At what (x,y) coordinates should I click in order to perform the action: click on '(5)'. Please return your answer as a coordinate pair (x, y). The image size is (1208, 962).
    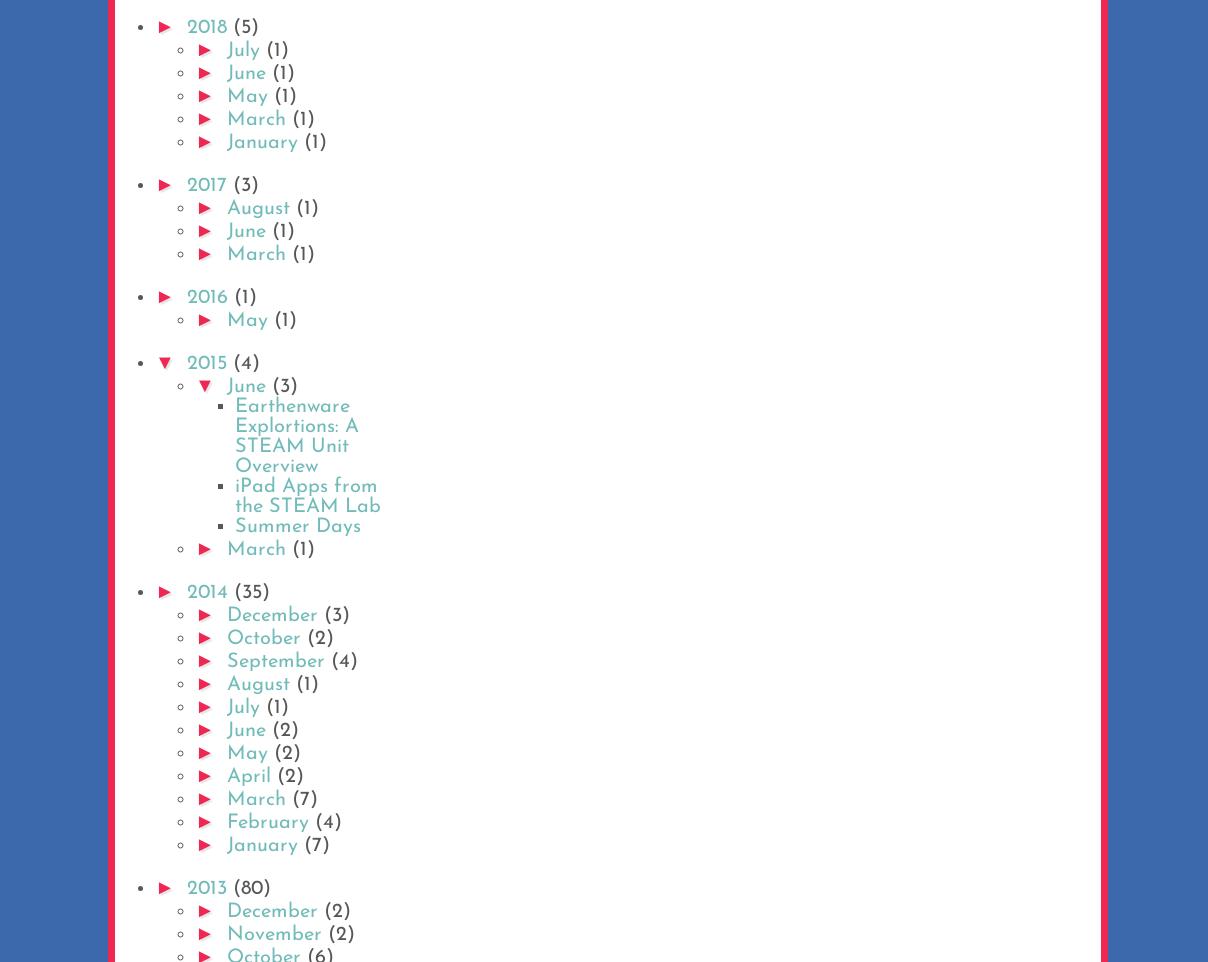
    Looking at the image, I should click on (244, 26).